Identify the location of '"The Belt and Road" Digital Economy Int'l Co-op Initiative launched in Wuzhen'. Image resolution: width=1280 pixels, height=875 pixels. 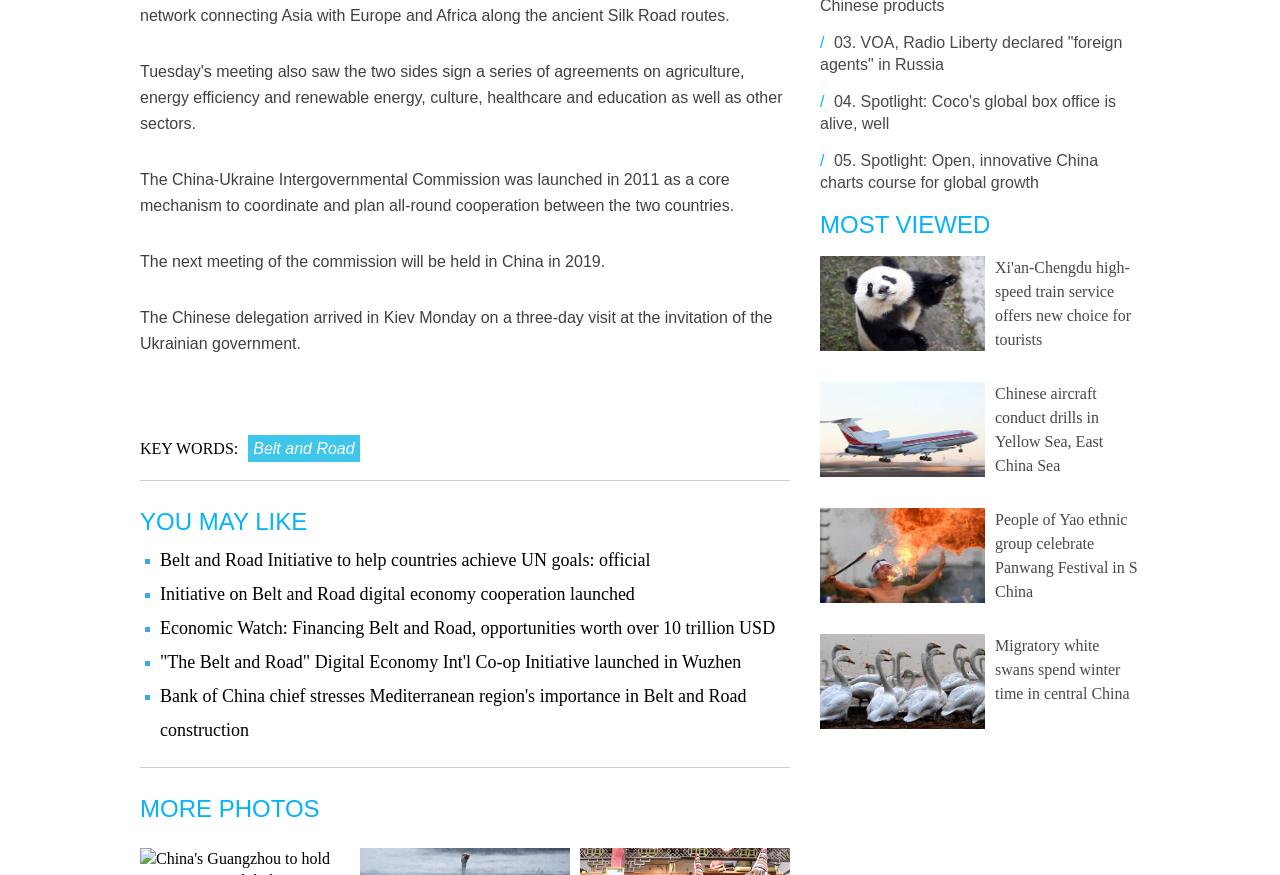
(449, 661).